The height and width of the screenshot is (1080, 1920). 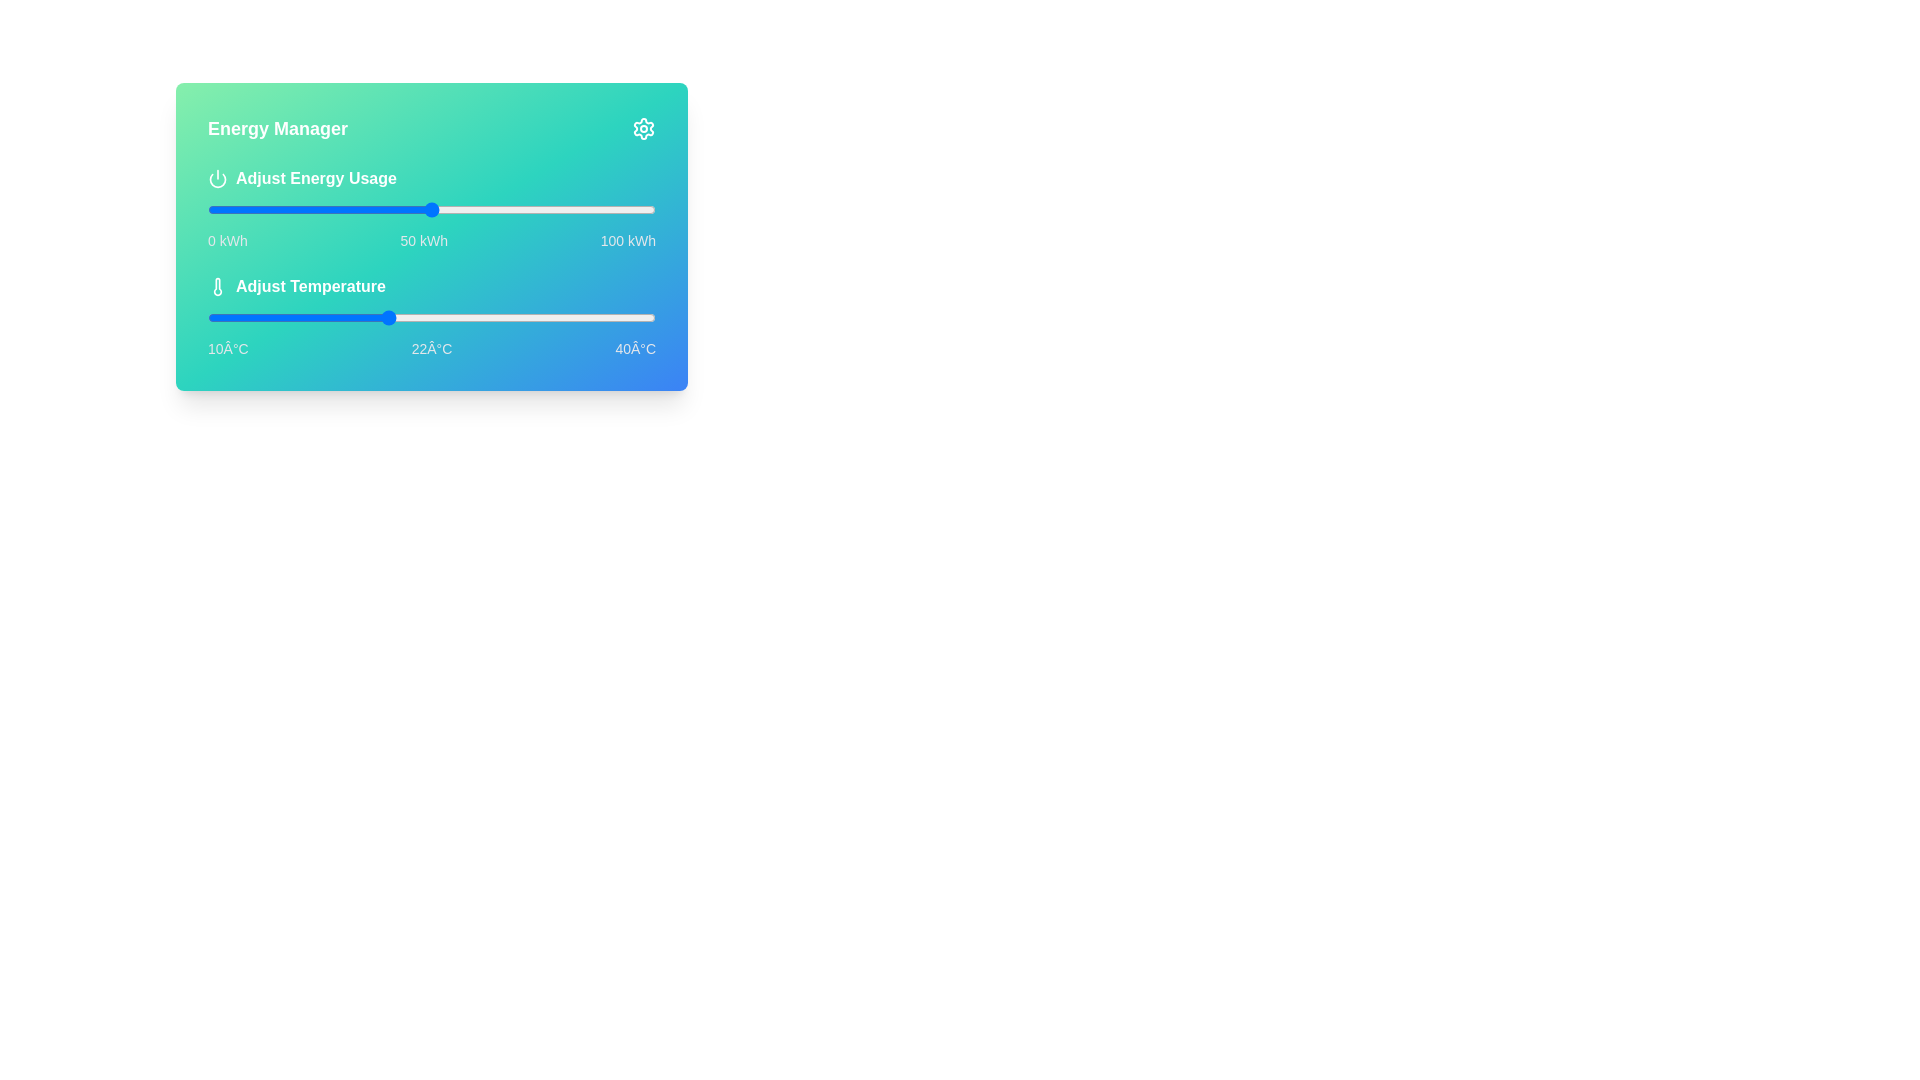 I want to click on the 'Energy Manager' title to interact with it, so click(x=431, y=128).